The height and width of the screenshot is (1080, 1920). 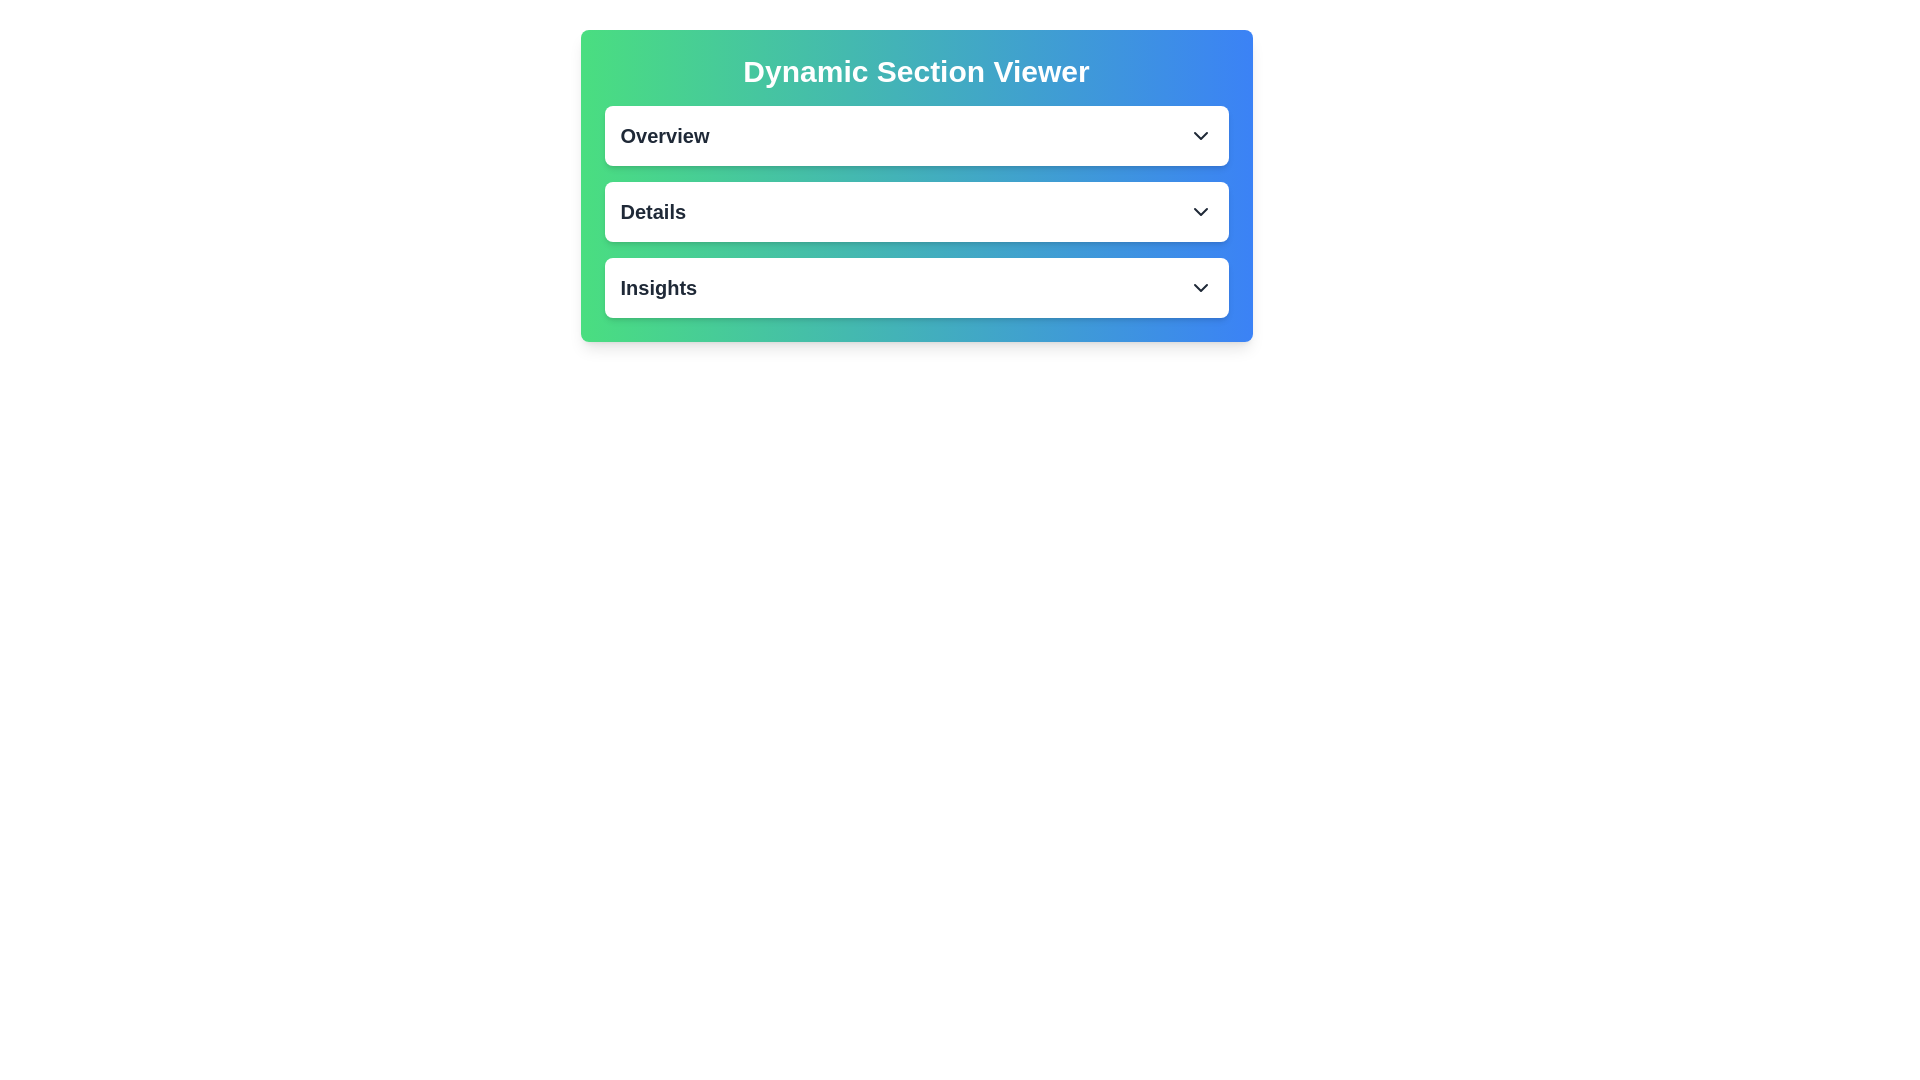 What do you see at coordinates (915, 212) in the screenshot?
I see `the 'Details' dropdown header element` at bounding box center [915, 212].